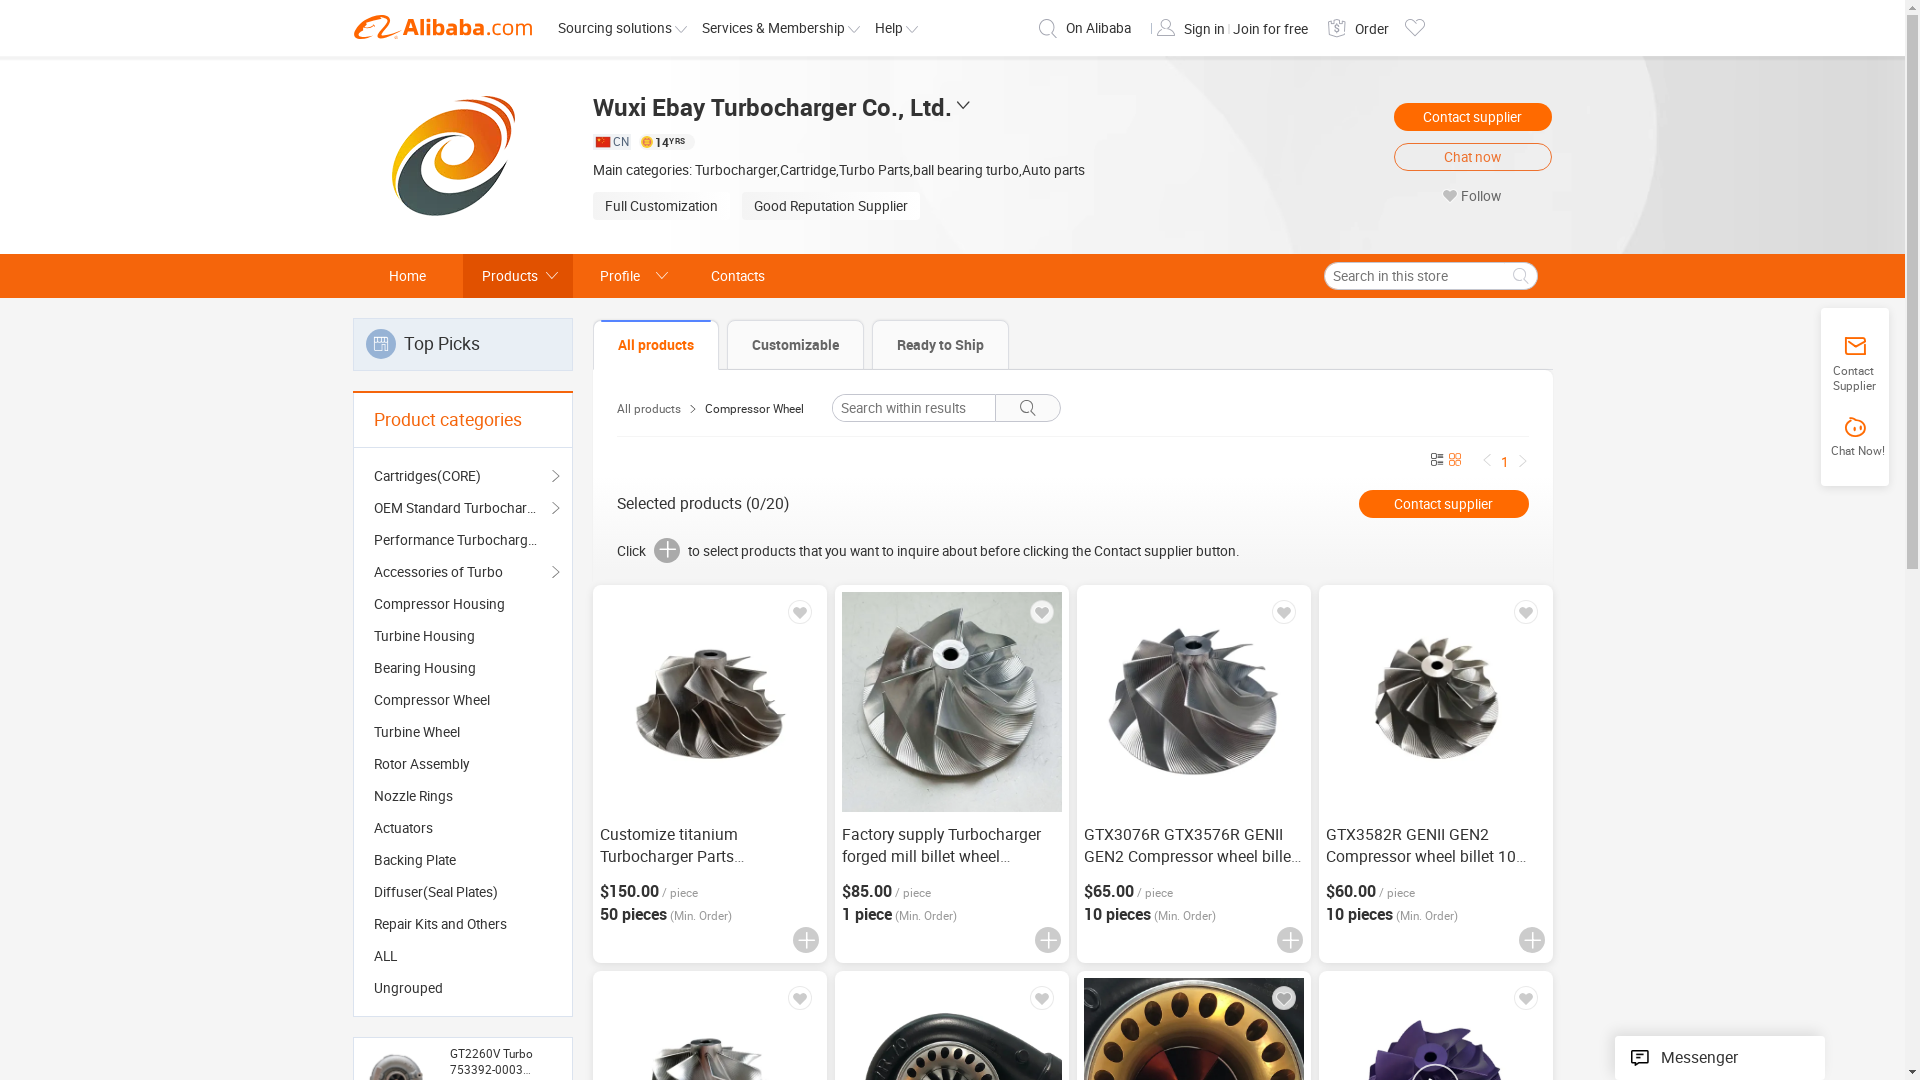 Image resolution: width=1920 pixels, height=1080 pixels. I want to click on 'Profile', so click(570, 276).